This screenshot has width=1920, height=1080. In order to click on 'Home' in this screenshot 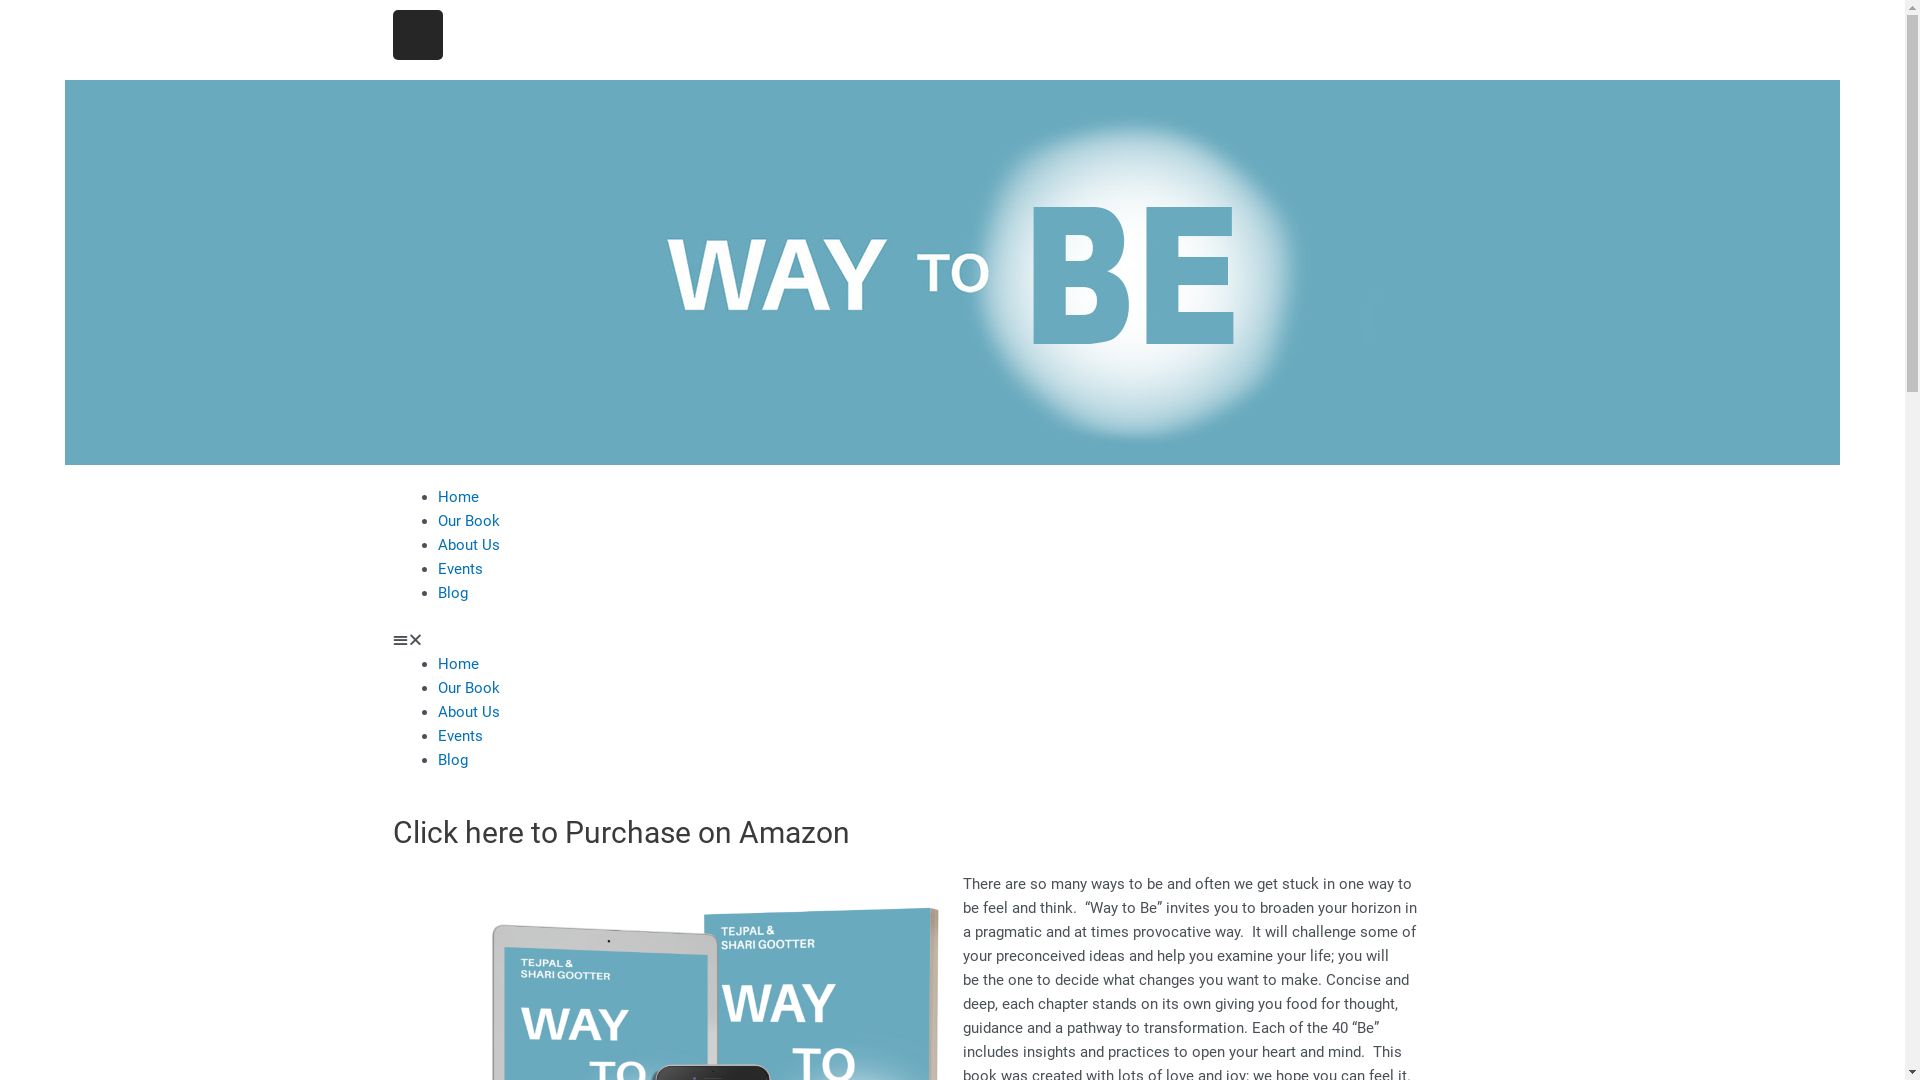, I will do `click(457, 663)`.